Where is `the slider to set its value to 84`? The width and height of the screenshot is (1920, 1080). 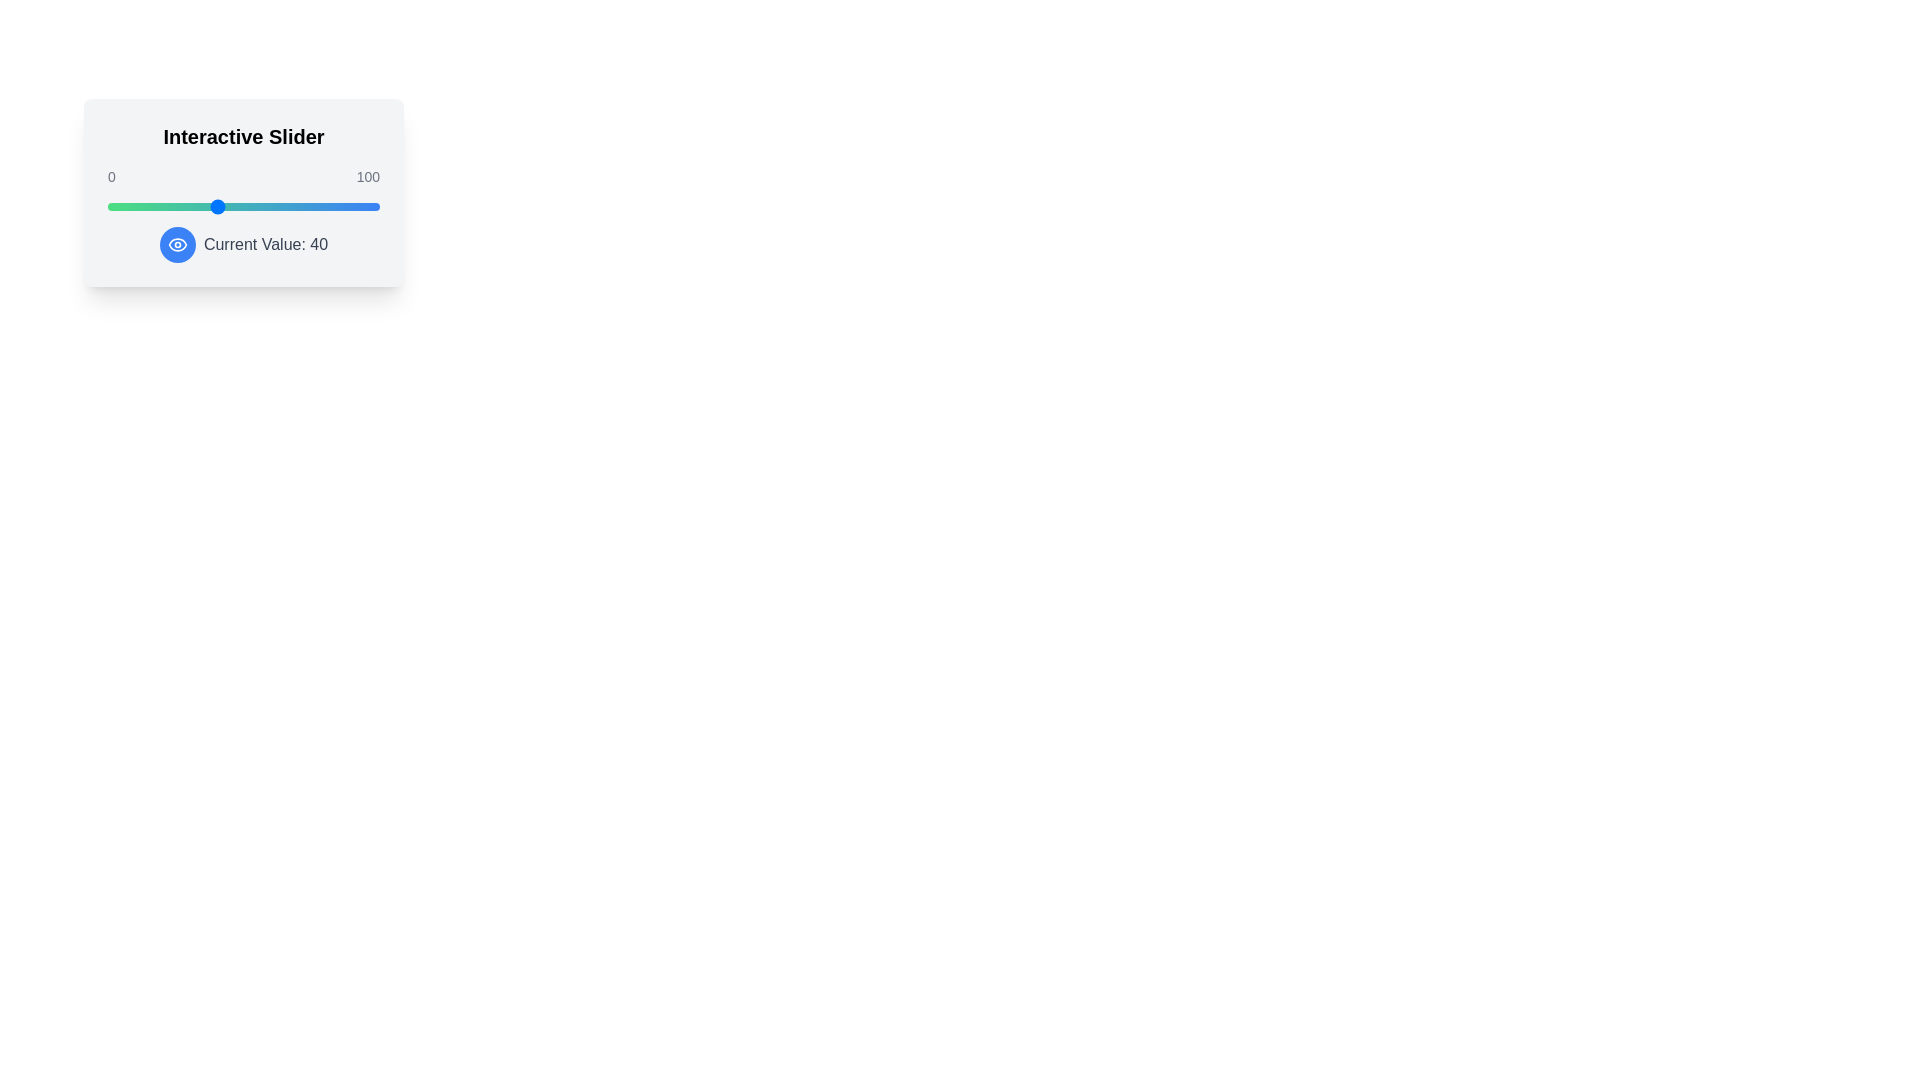 the slider to set its value to 84 is located at coordinates (336, 207).